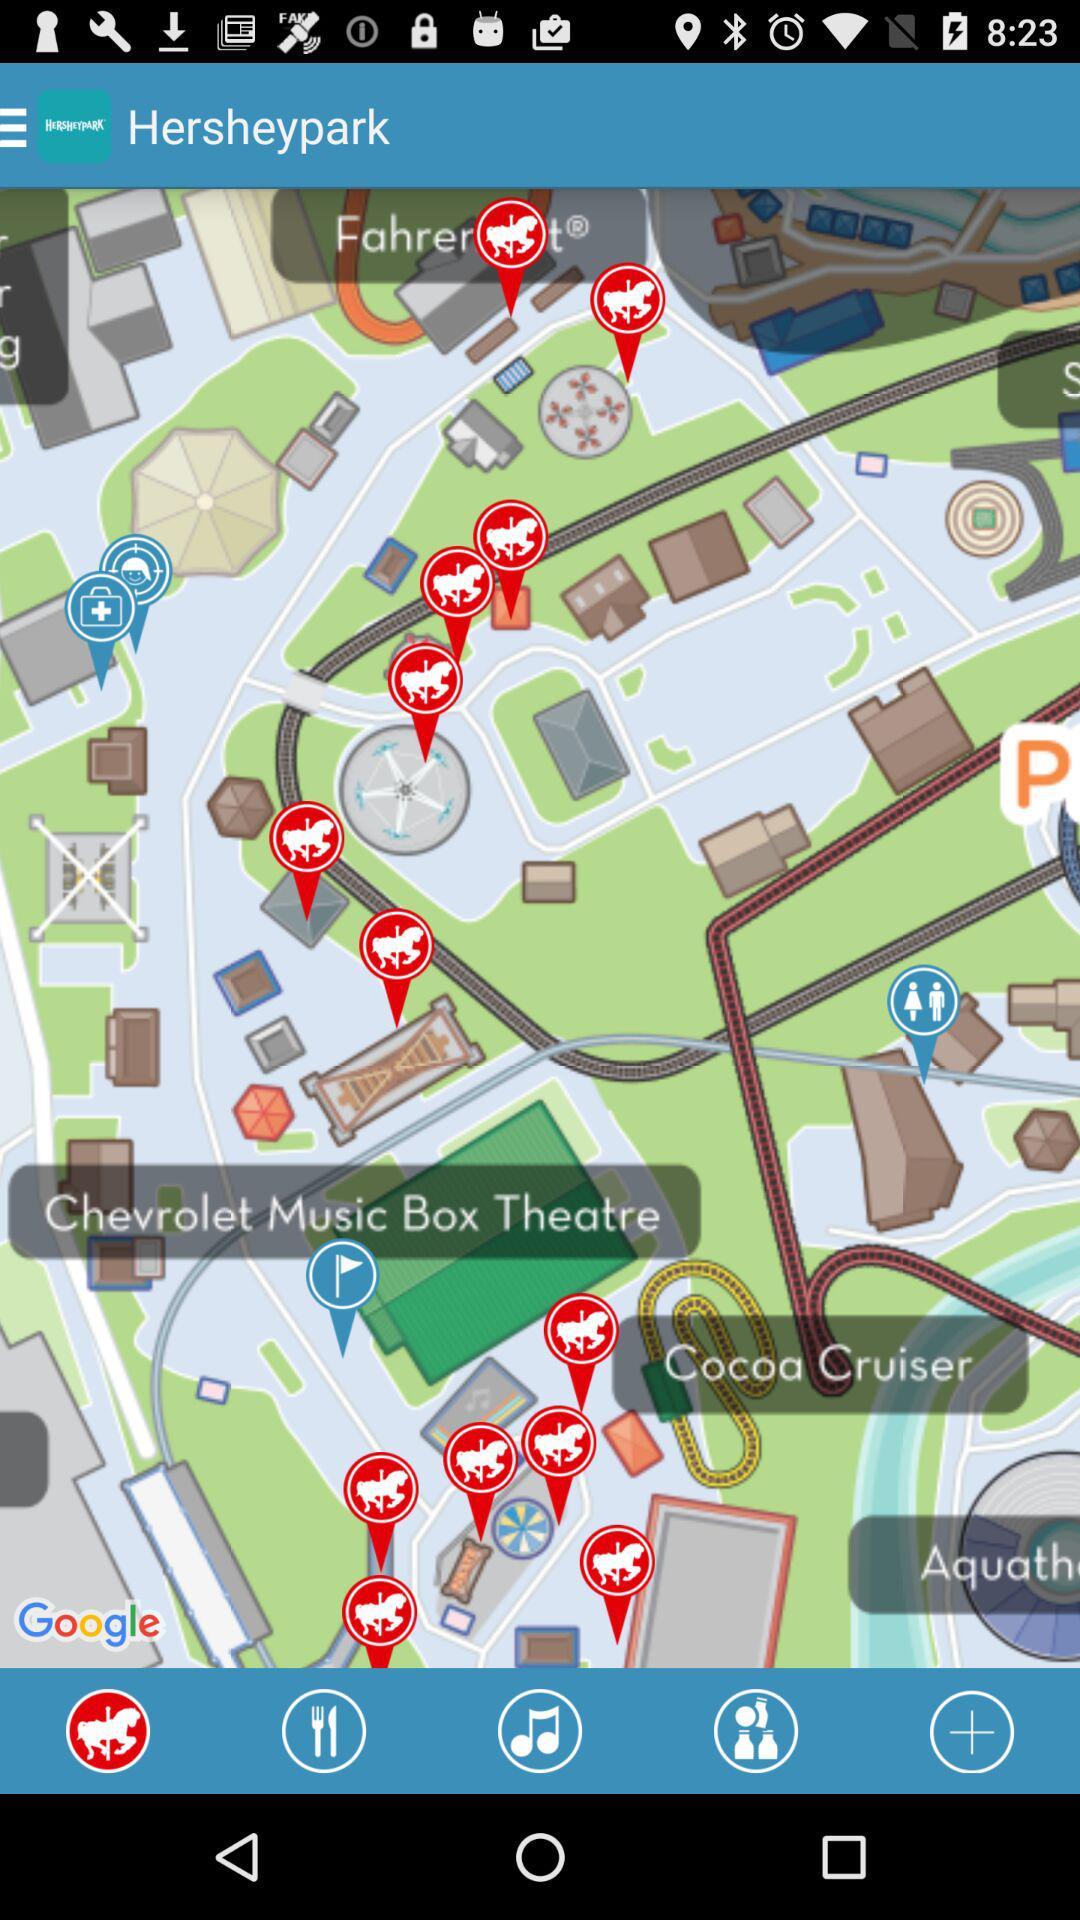 This screenshot has height=1920, width=1080. I want to click on music concerts, so click(540, 1730).